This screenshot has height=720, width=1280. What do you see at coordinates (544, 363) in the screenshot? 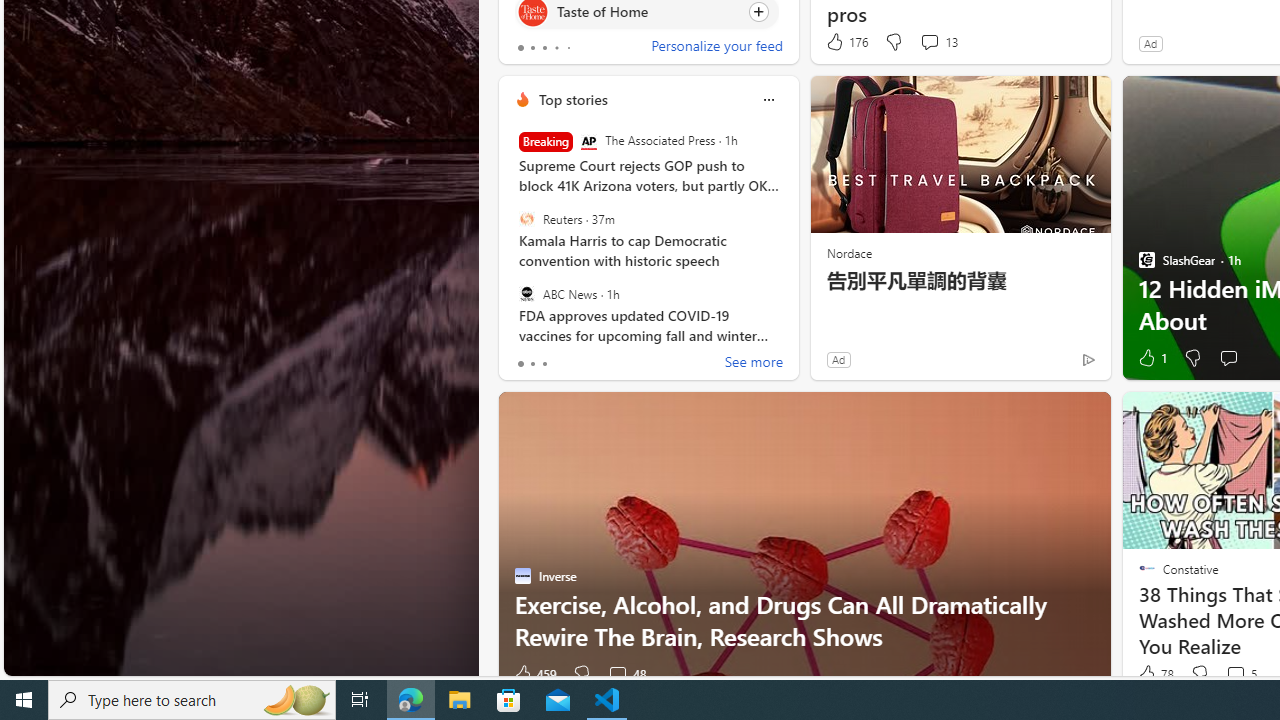
I see `'tab-2'` at bounding box center [544, 363].